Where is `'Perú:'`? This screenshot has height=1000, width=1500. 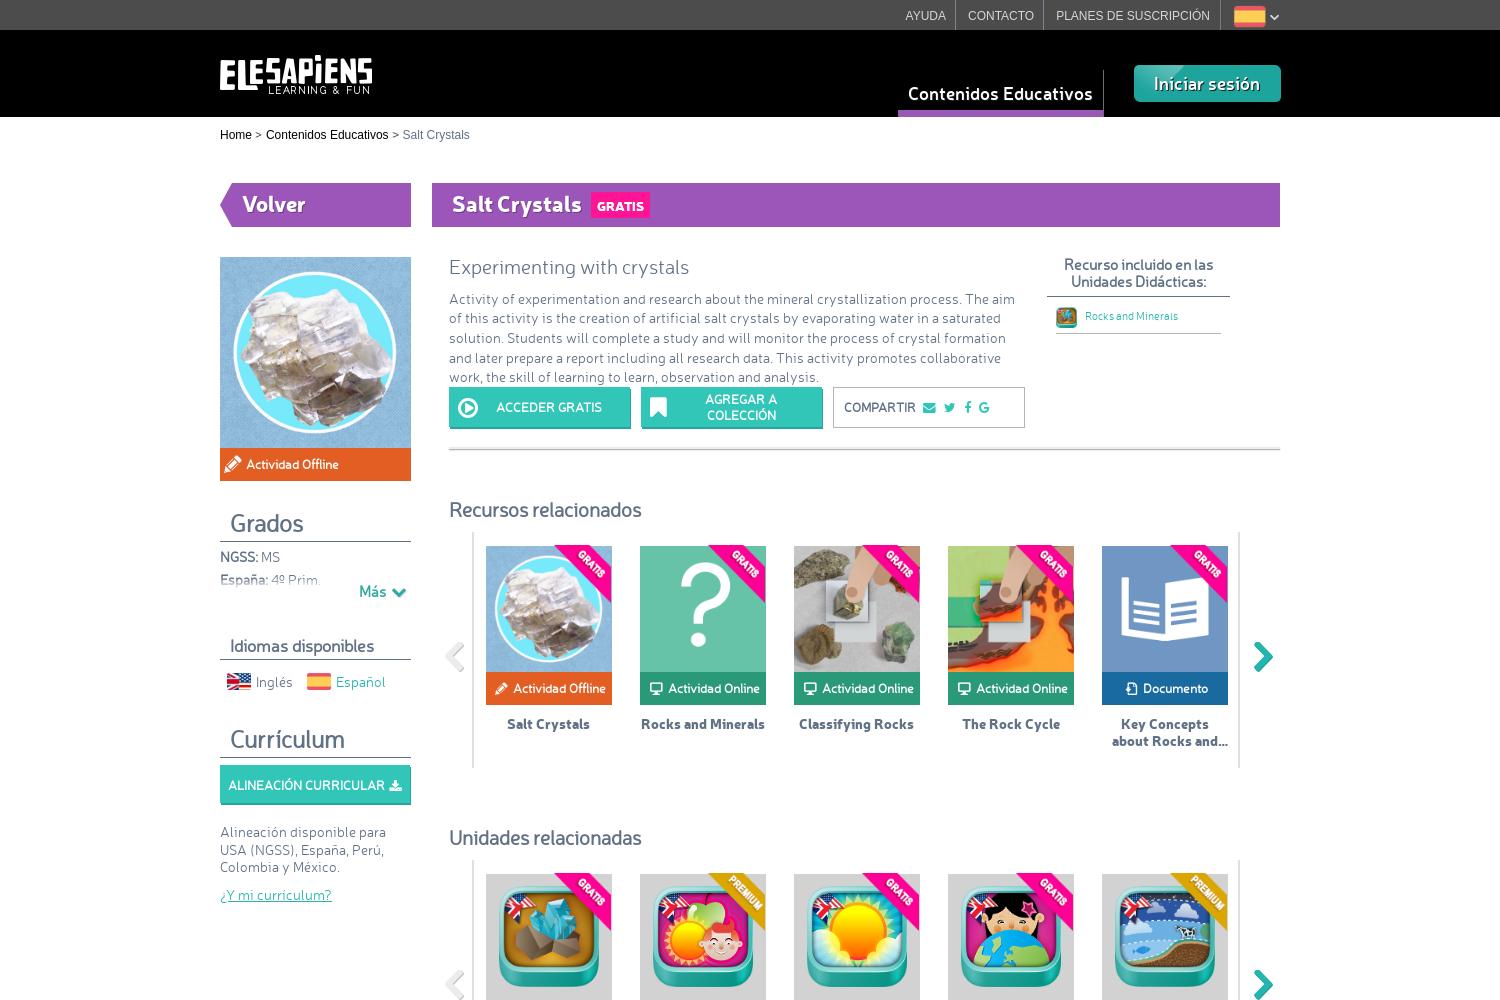
'Perú:' is located at coordinates (234, 601).